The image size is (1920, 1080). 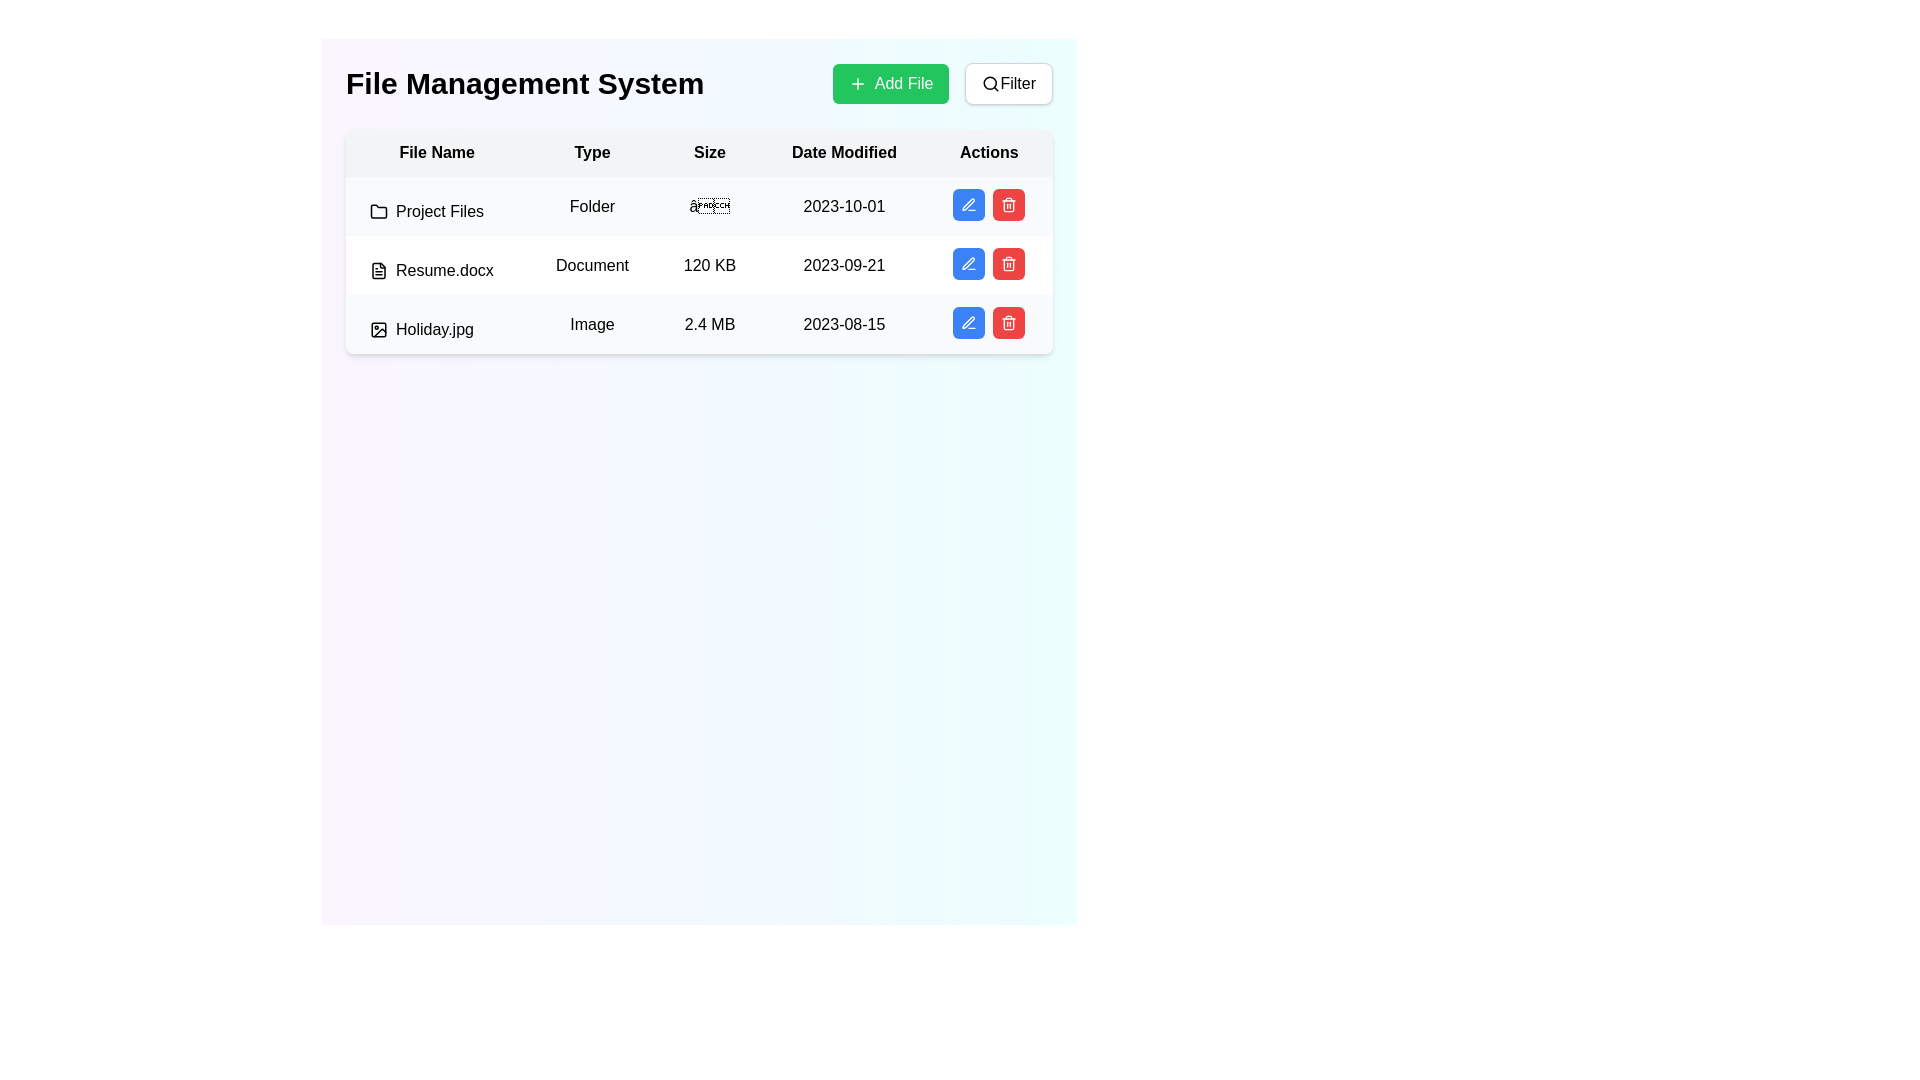 What do you see at coordinates (969, 262) in the screenshot?
I see `the first button in the 'Actions' column of the second row in the table corresponding to 'Resume.docx' to invoke an action such as opening an editor or a settings panel` at bounding box center [969, 262].